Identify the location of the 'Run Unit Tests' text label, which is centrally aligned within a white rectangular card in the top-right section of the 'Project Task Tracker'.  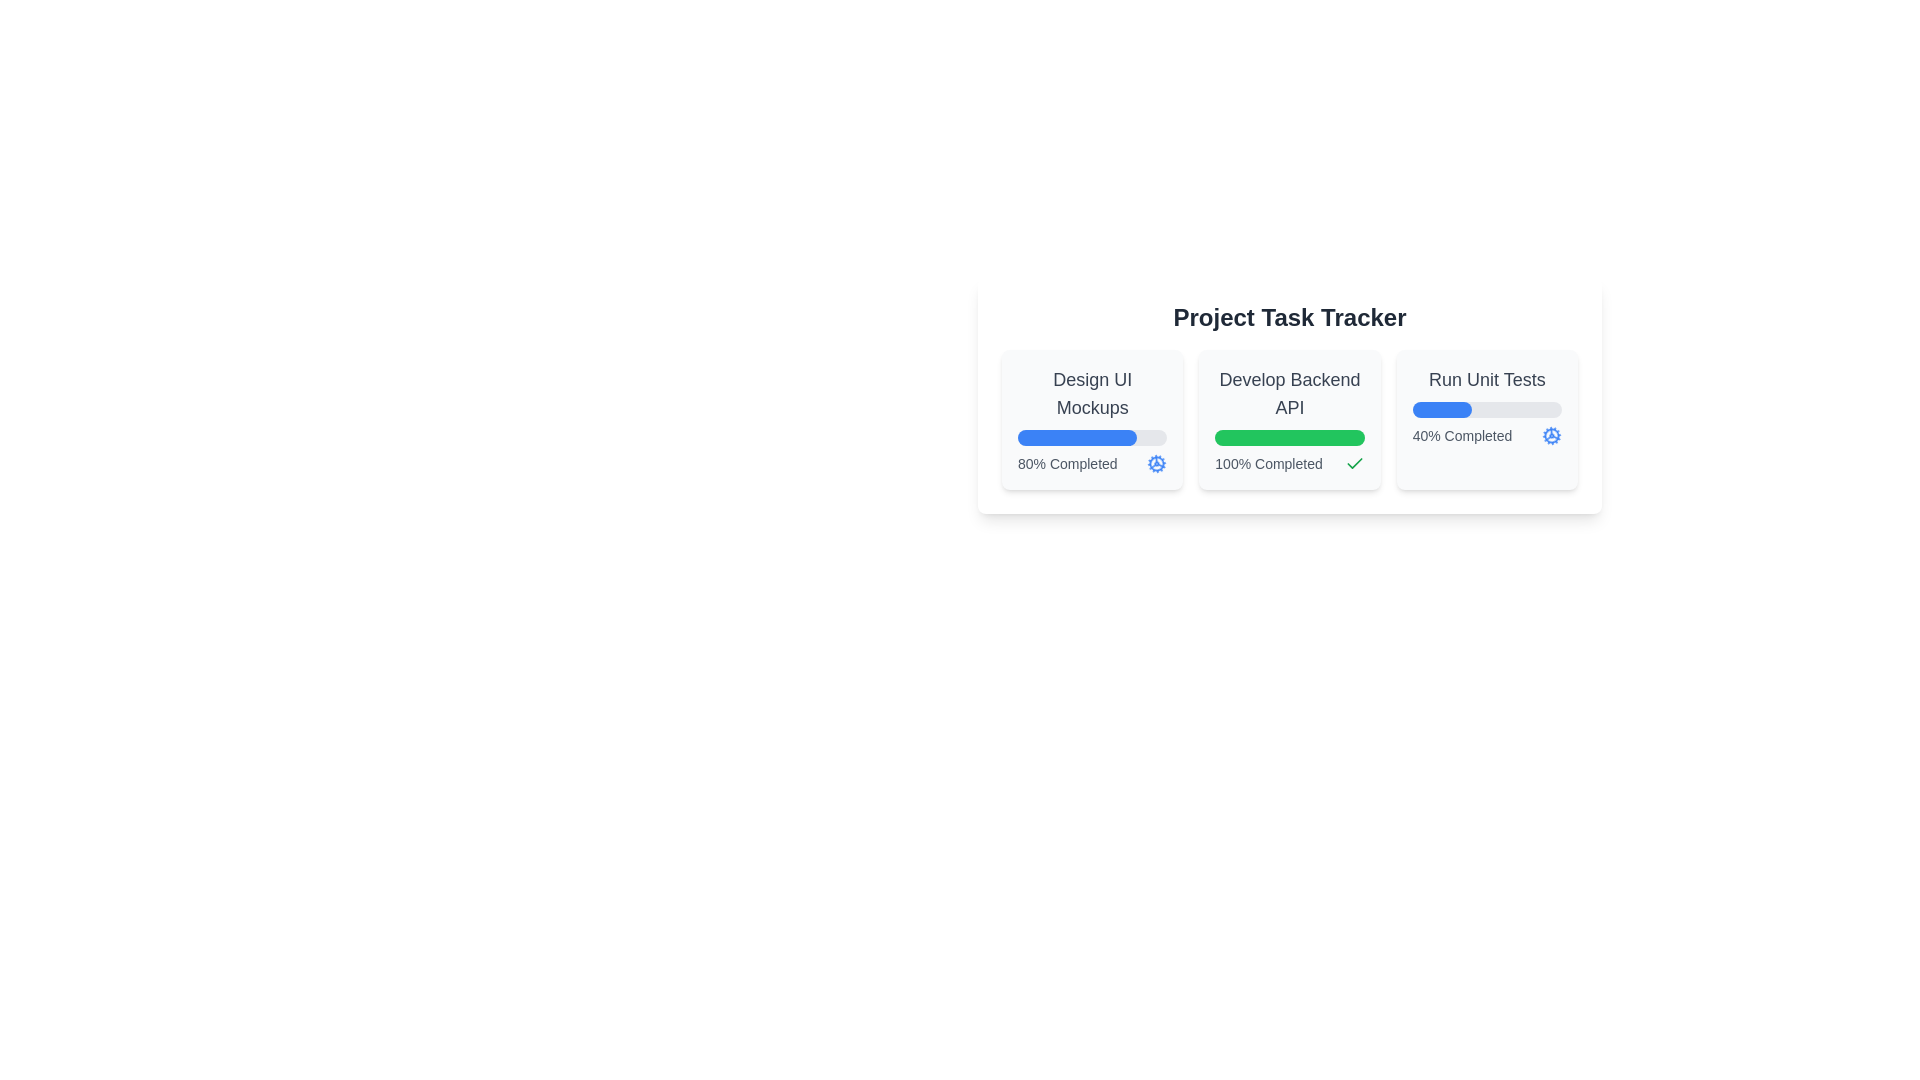
(1487, 380).